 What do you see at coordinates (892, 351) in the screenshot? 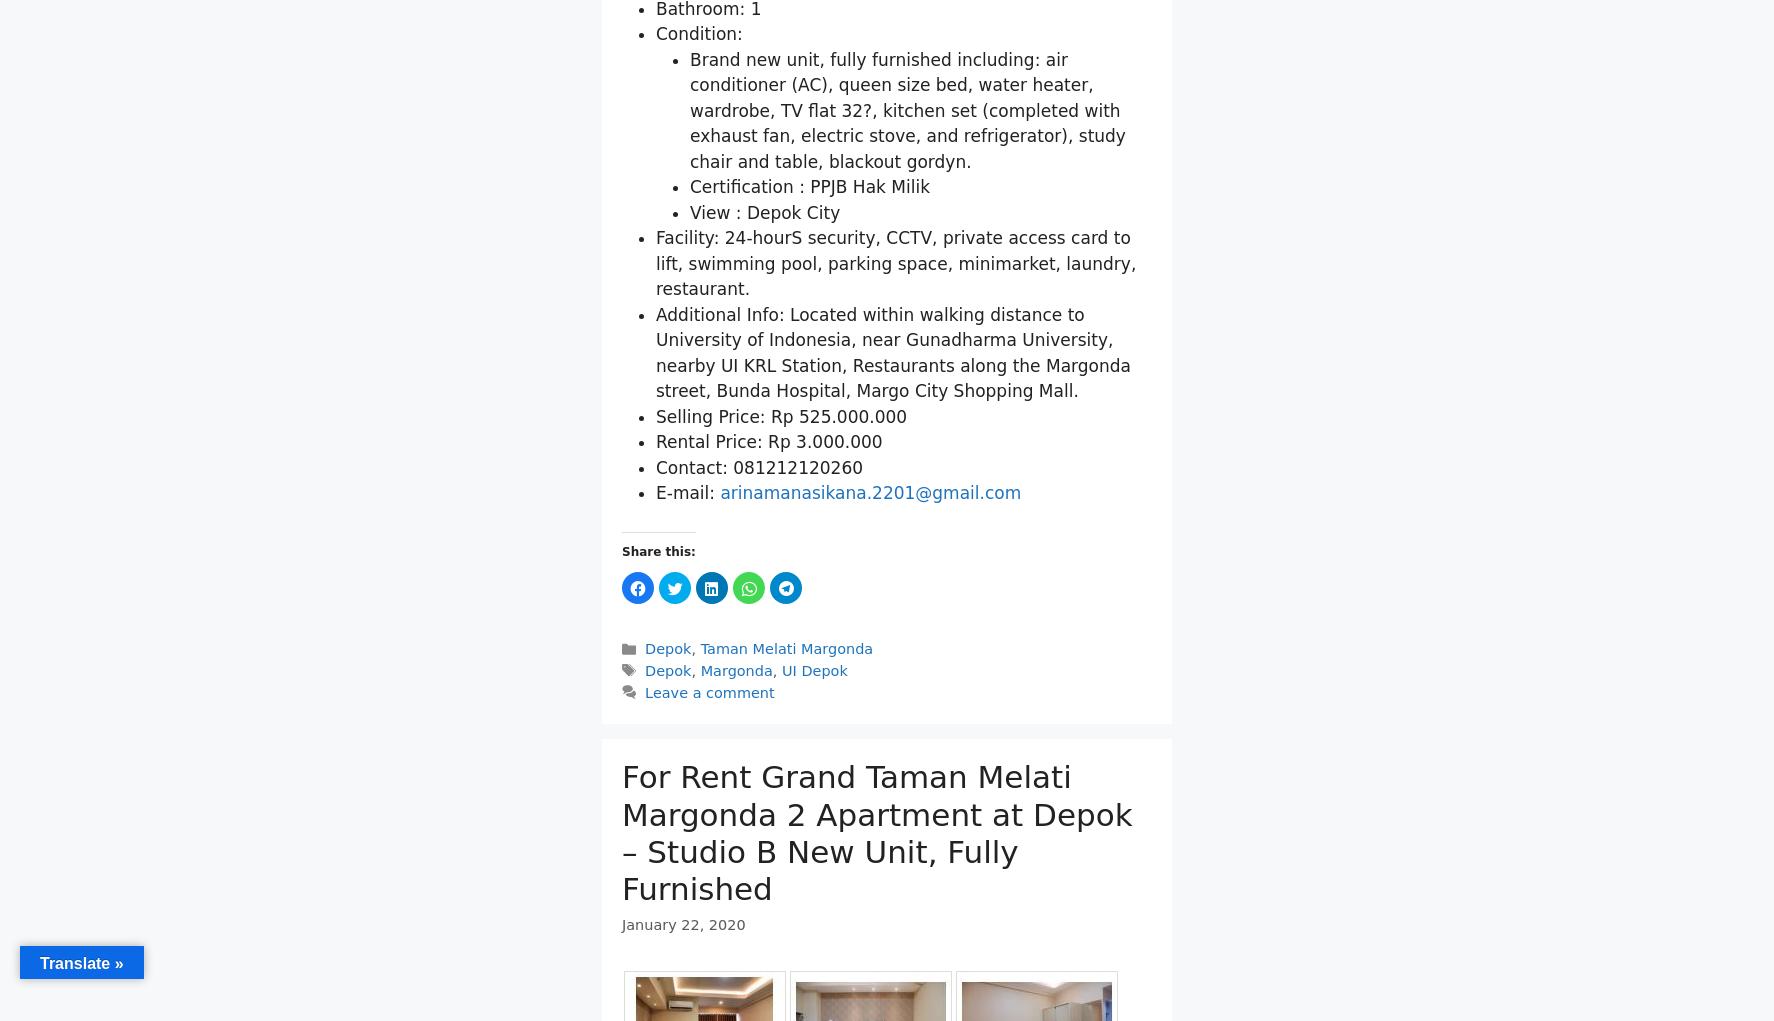
I see `'Additional Info: Located within walking distance to University of Indonesia, near Gunadharma University, nearby UI KRL Station, Restaurants along the Margonda street, Bunda Hospital, Margo City Shopping Mall.'` at bounding box center [892, 351].